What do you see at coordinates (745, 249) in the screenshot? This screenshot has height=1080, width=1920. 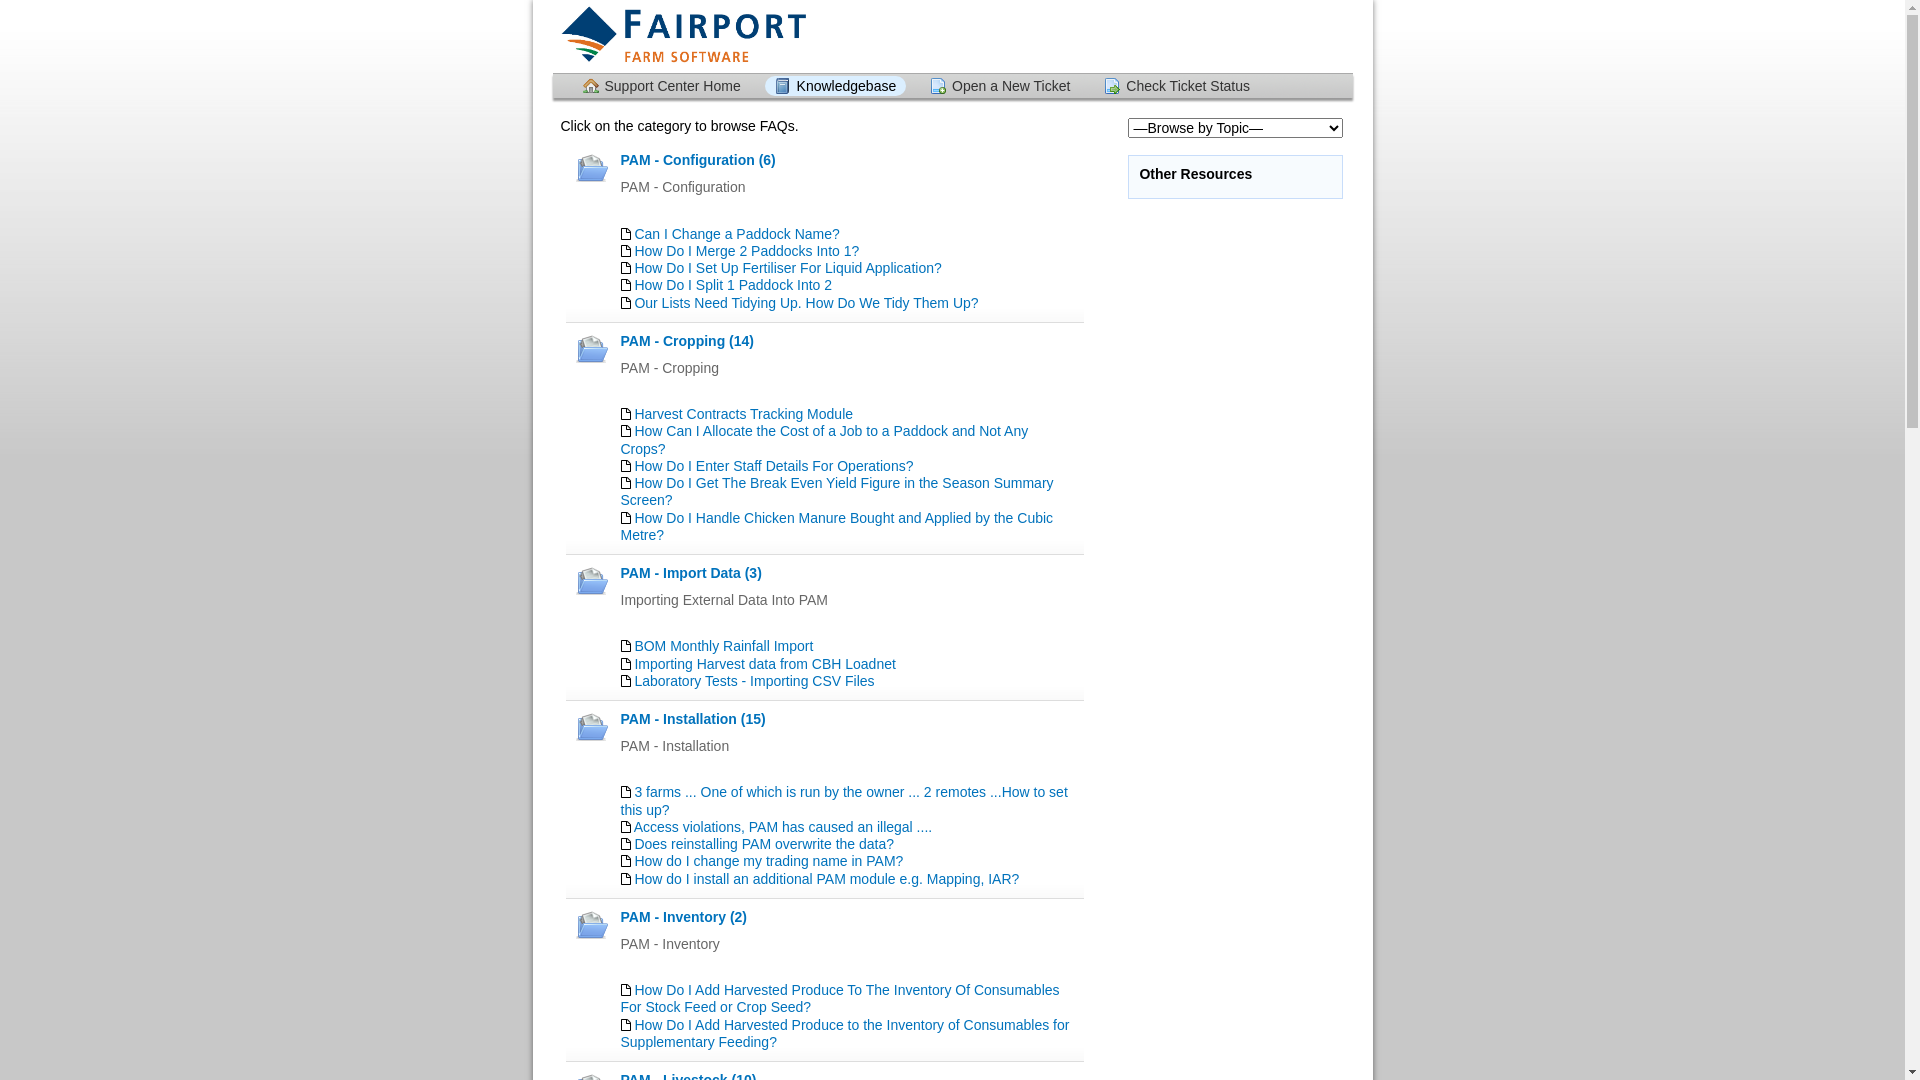 I see `'How Do I Merge 2 Paddocks Into 1?'` at bounding box center [745, 249].